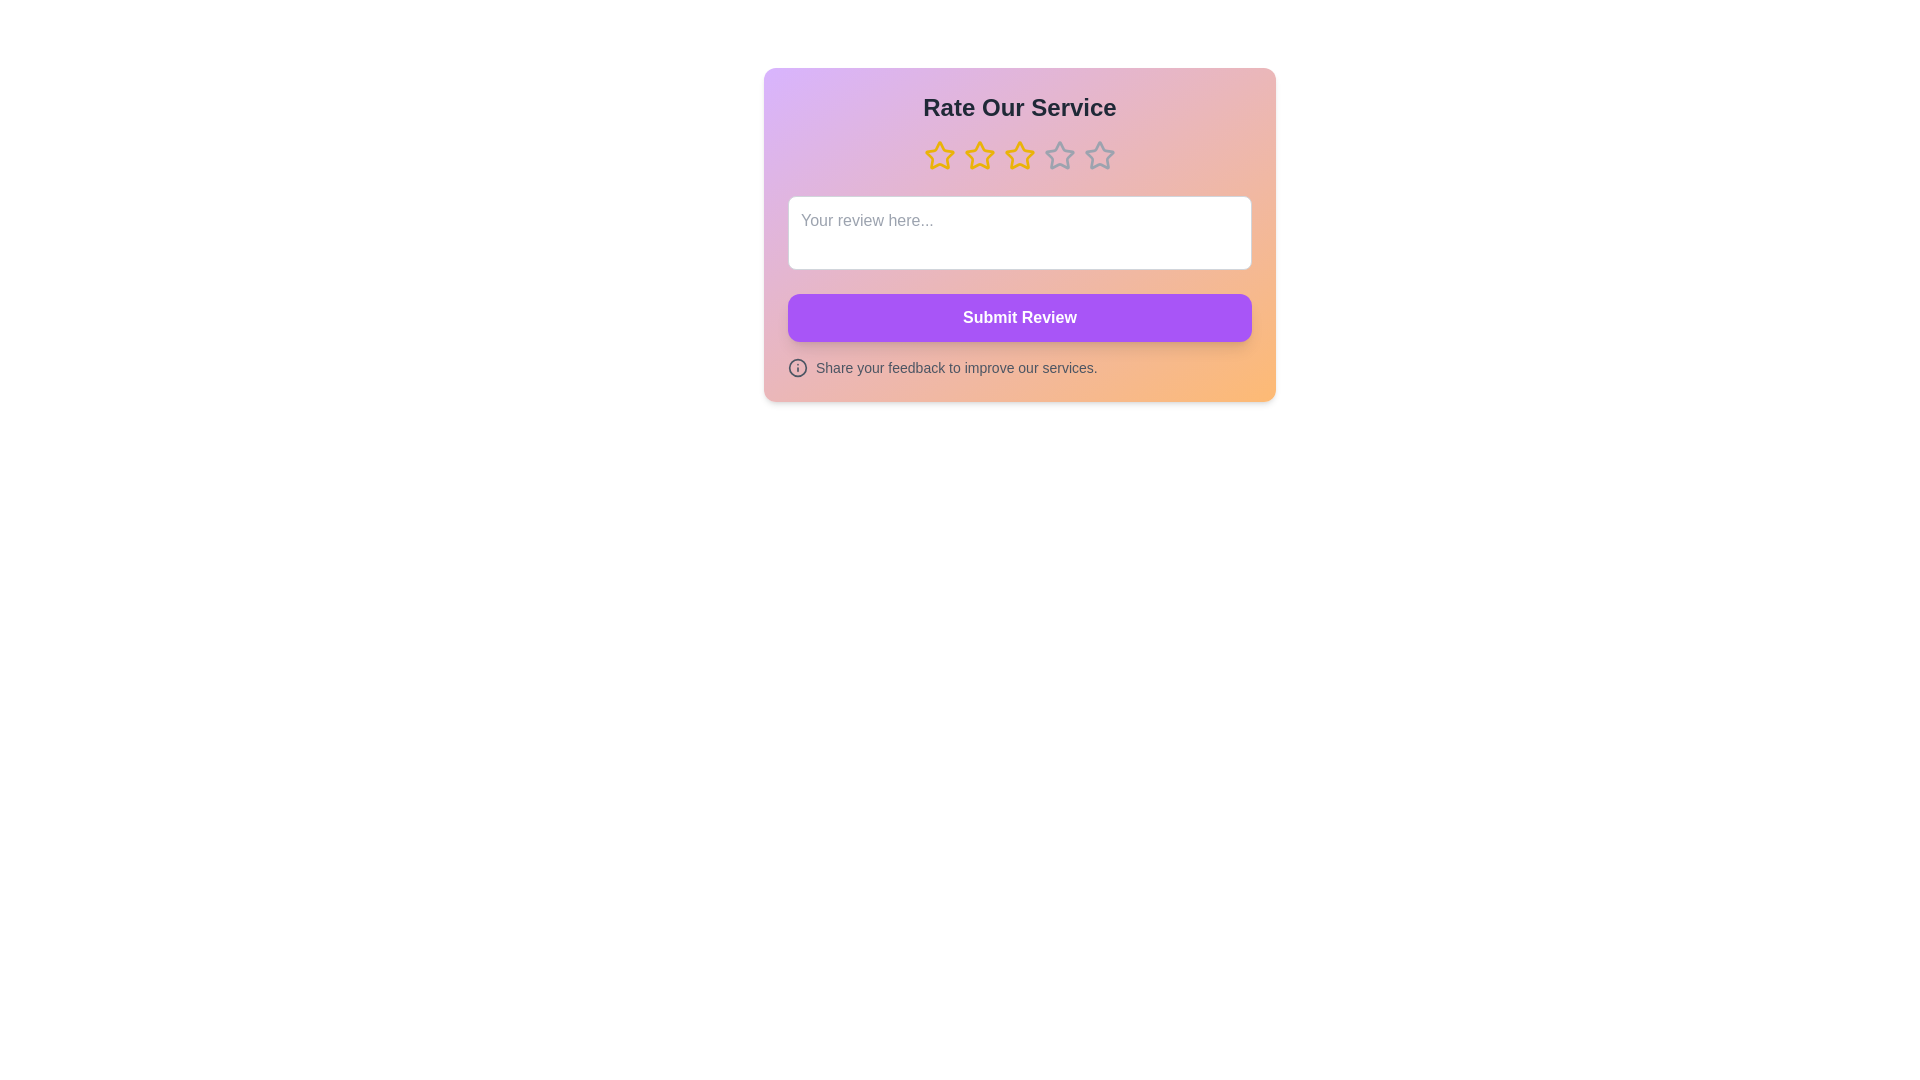  I want to click on the fourth star icon in the five-star rating system for interaction, so click(1059, 154).